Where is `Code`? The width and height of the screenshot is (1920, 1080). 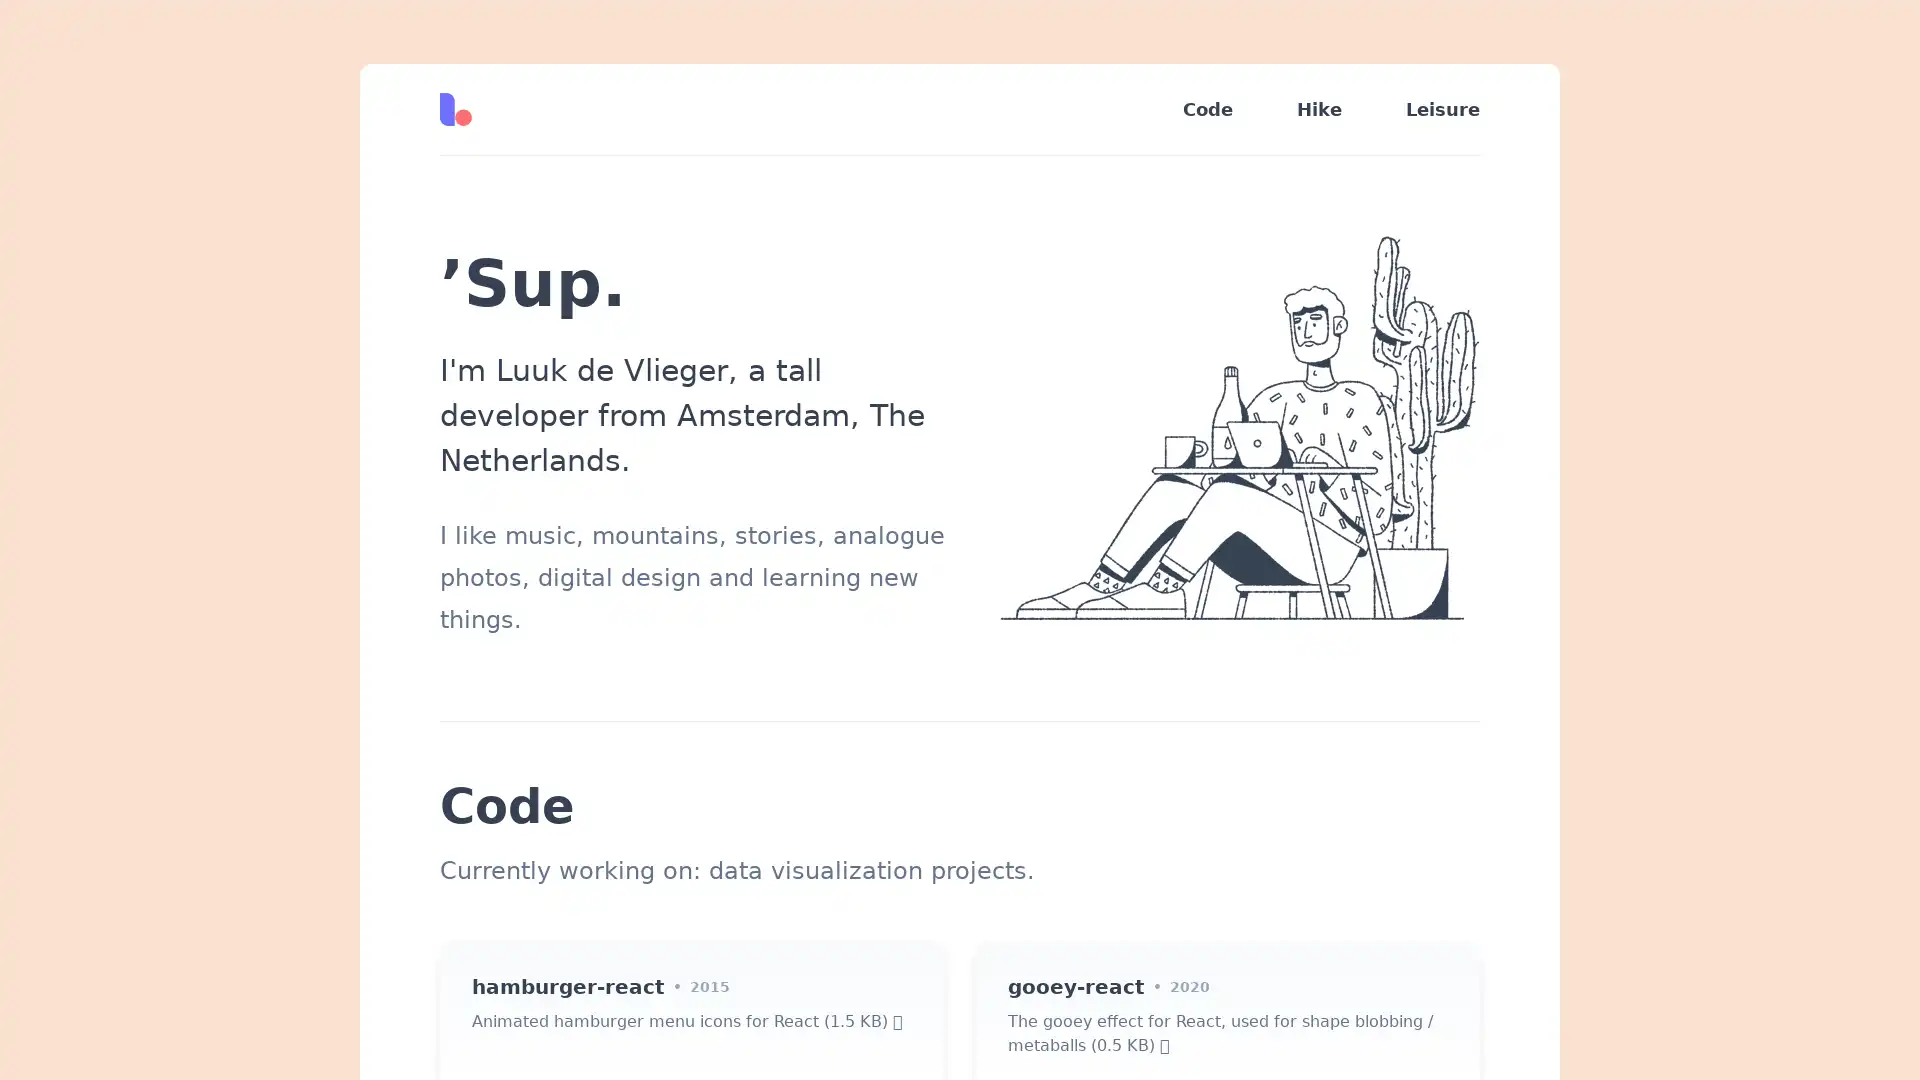
Code is located at coordinates (1207, 109).